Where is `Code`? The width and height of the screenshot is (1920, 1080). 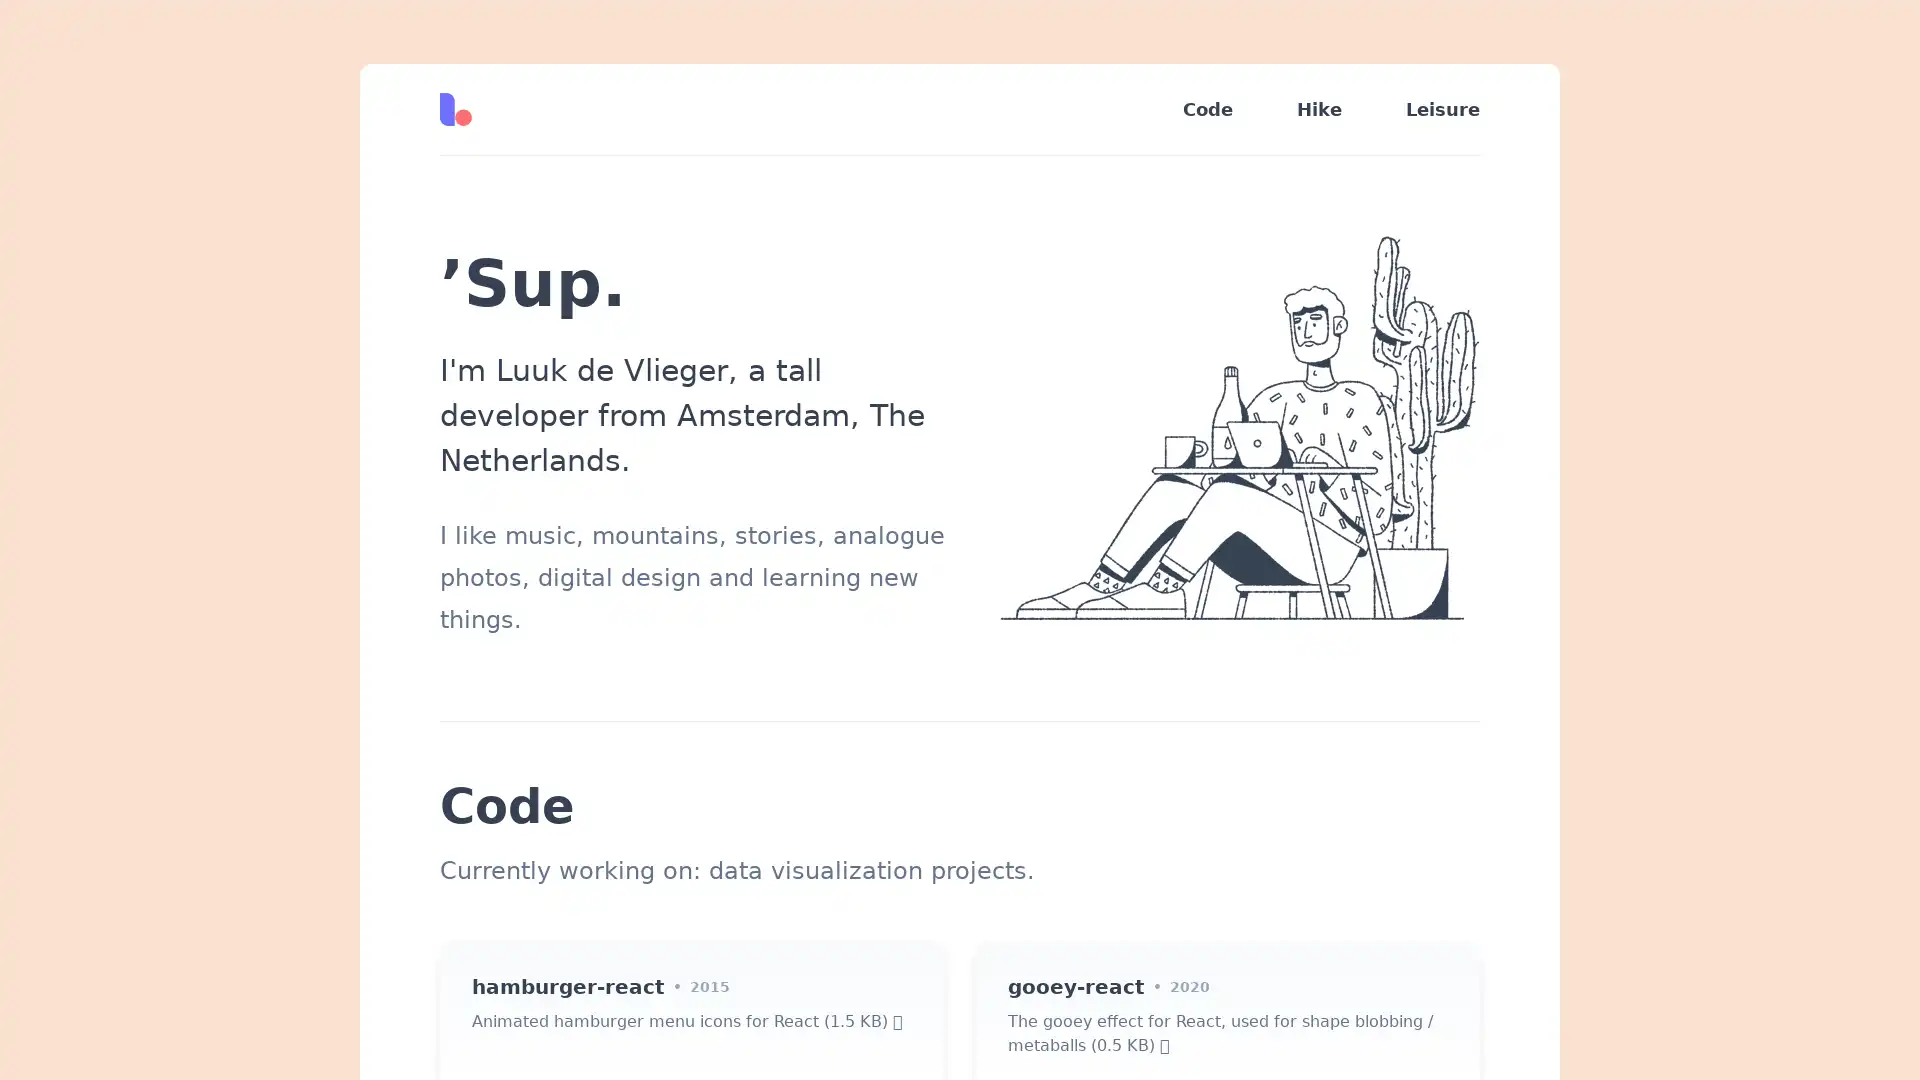
Code is located at coordinates (1207, 109).